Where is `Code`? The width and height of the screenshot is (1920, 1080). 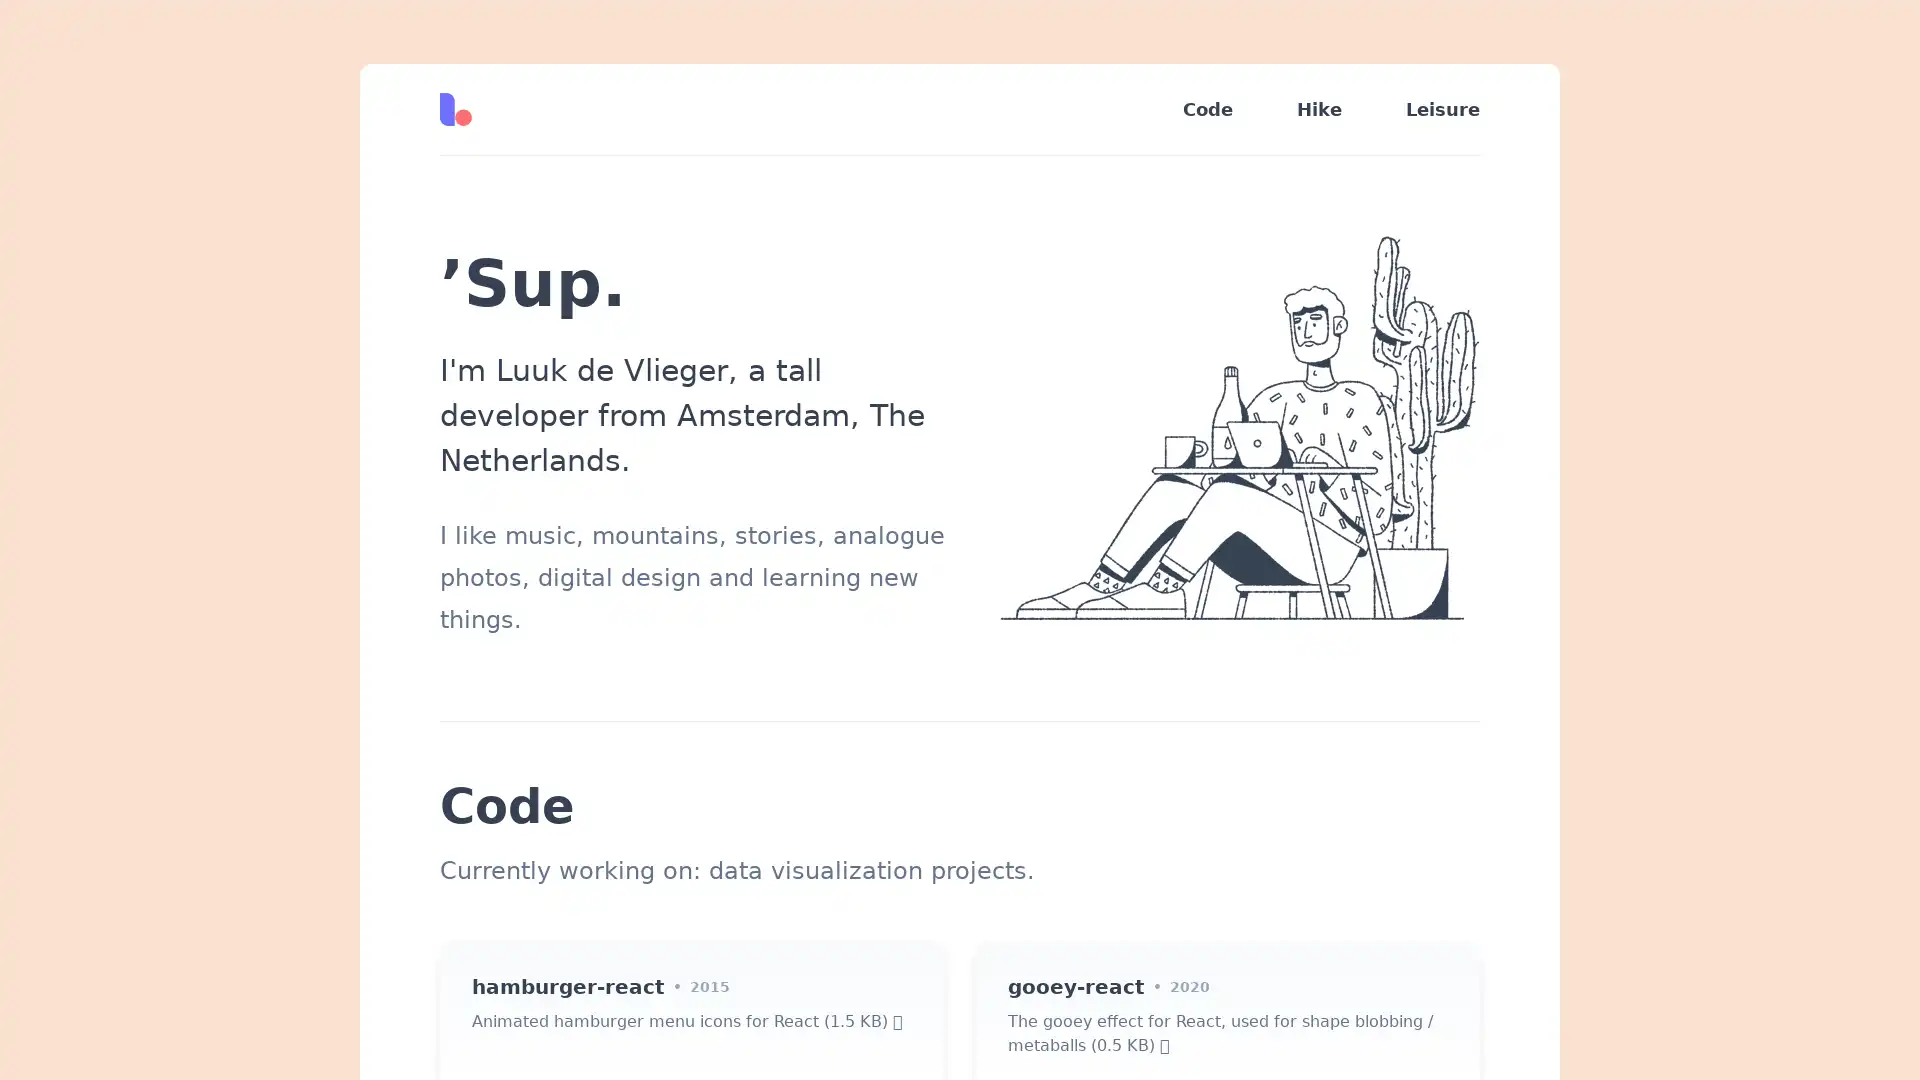
Code is located at coordinates (1207, 109).